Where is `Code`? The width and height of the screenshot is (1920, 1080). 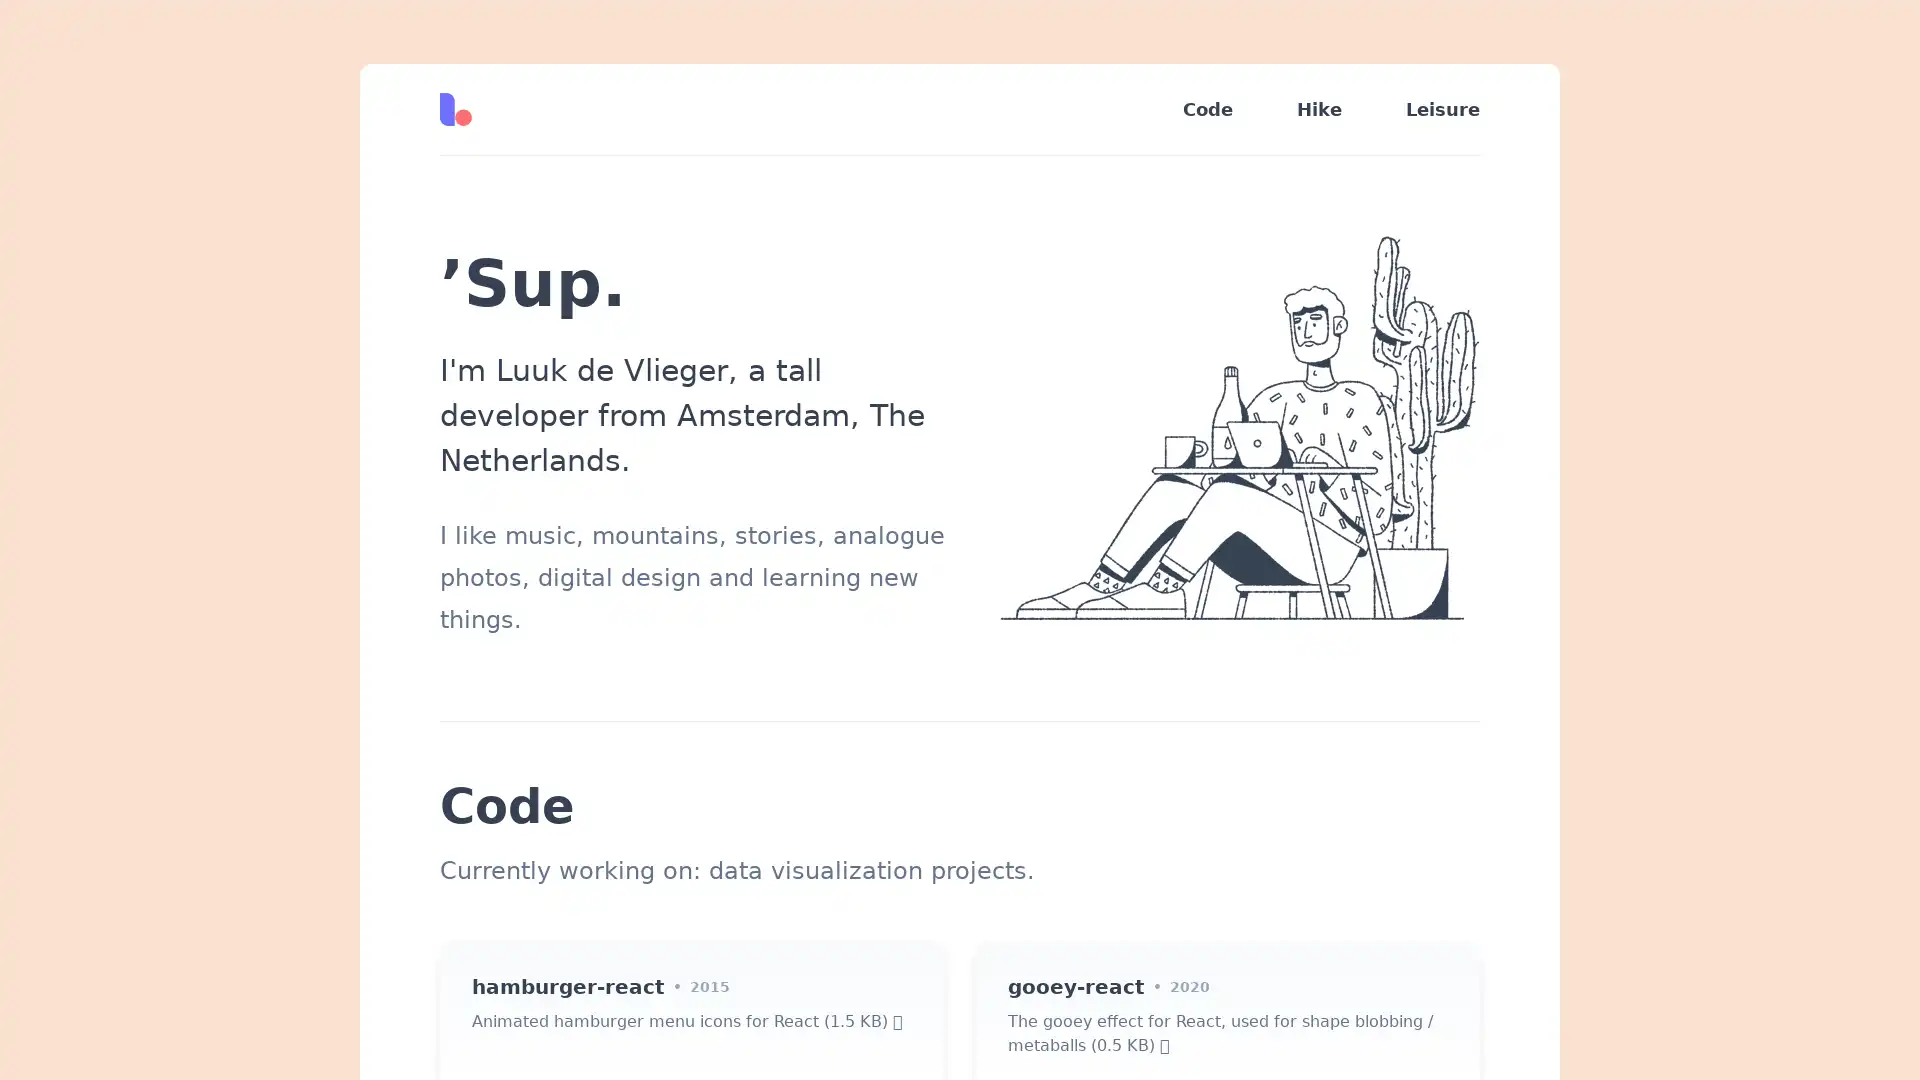
Code is located at coordinates (1207, 109).